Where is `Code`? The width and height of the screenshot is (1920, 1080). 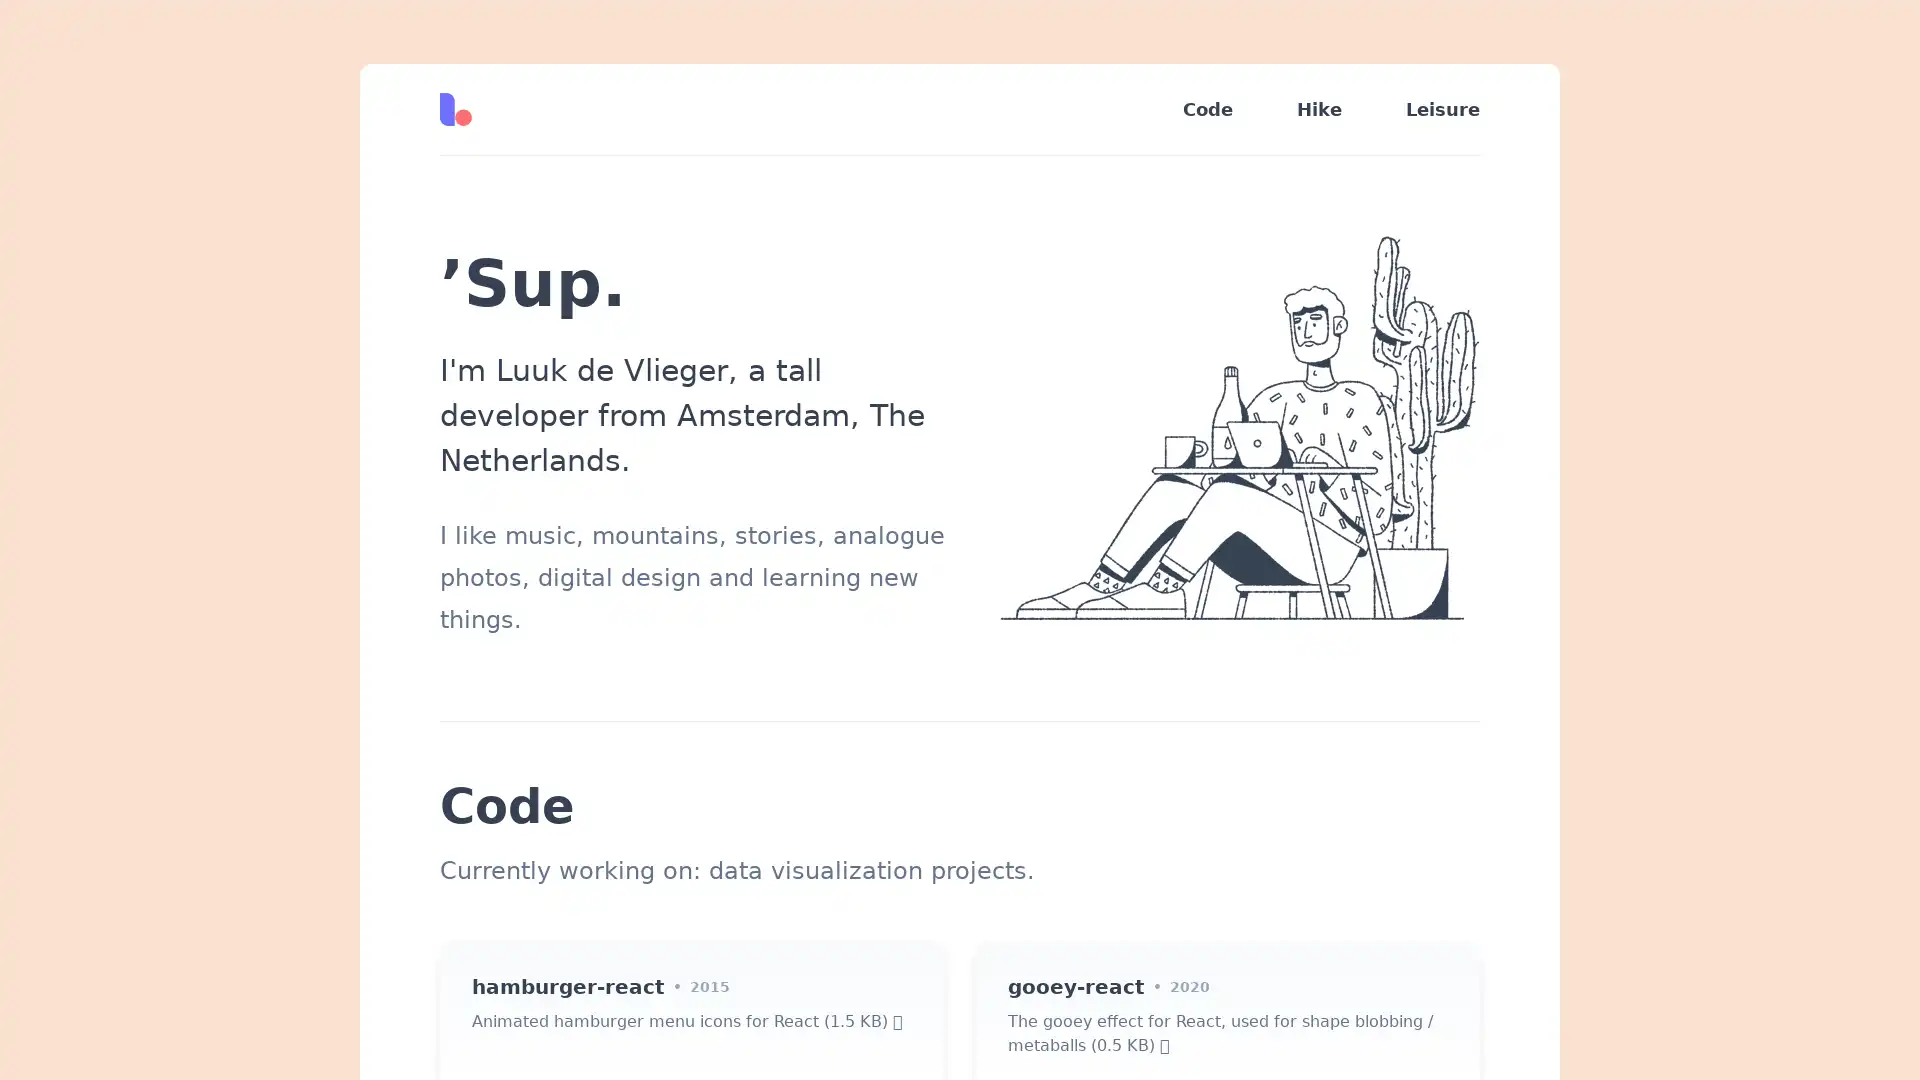
Code is located at coordinates (1207, 109).